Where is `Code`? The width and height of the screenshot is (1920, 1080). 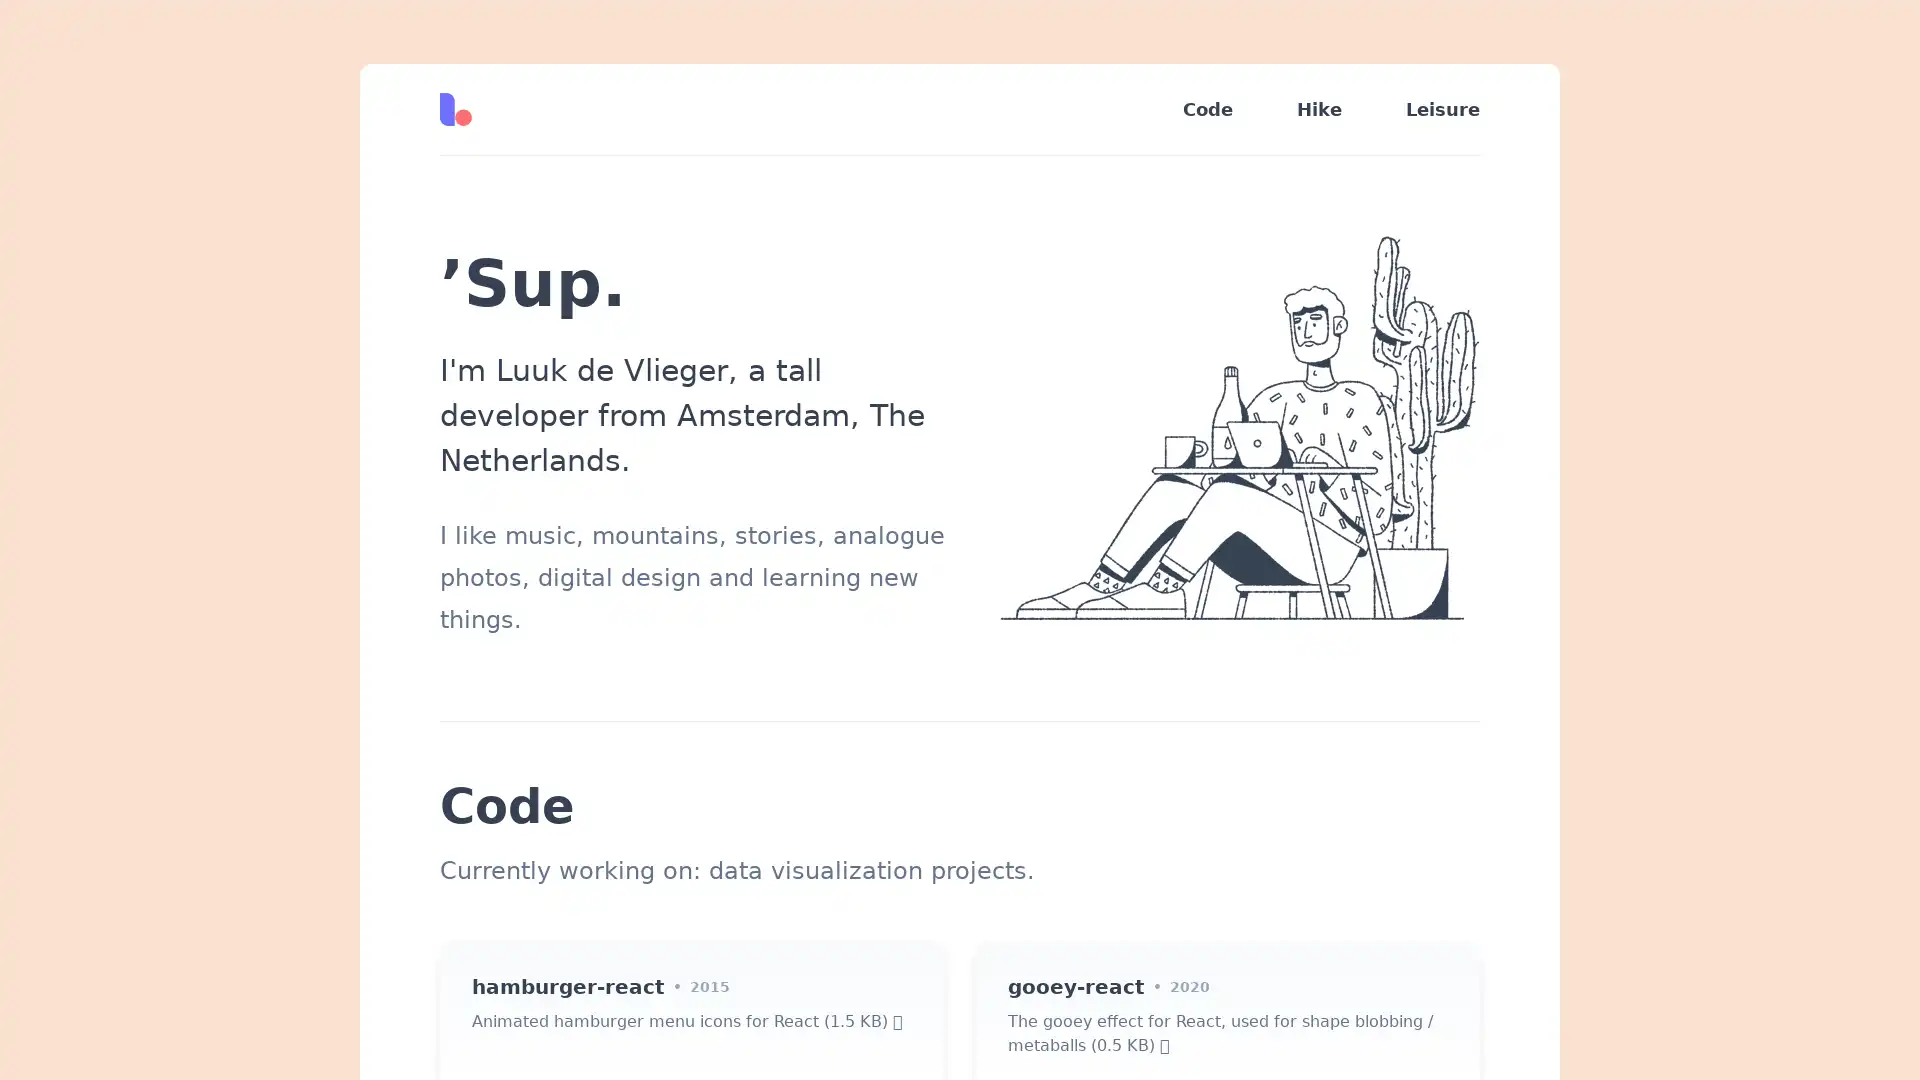
Code is located at coordinates (1207, 109).